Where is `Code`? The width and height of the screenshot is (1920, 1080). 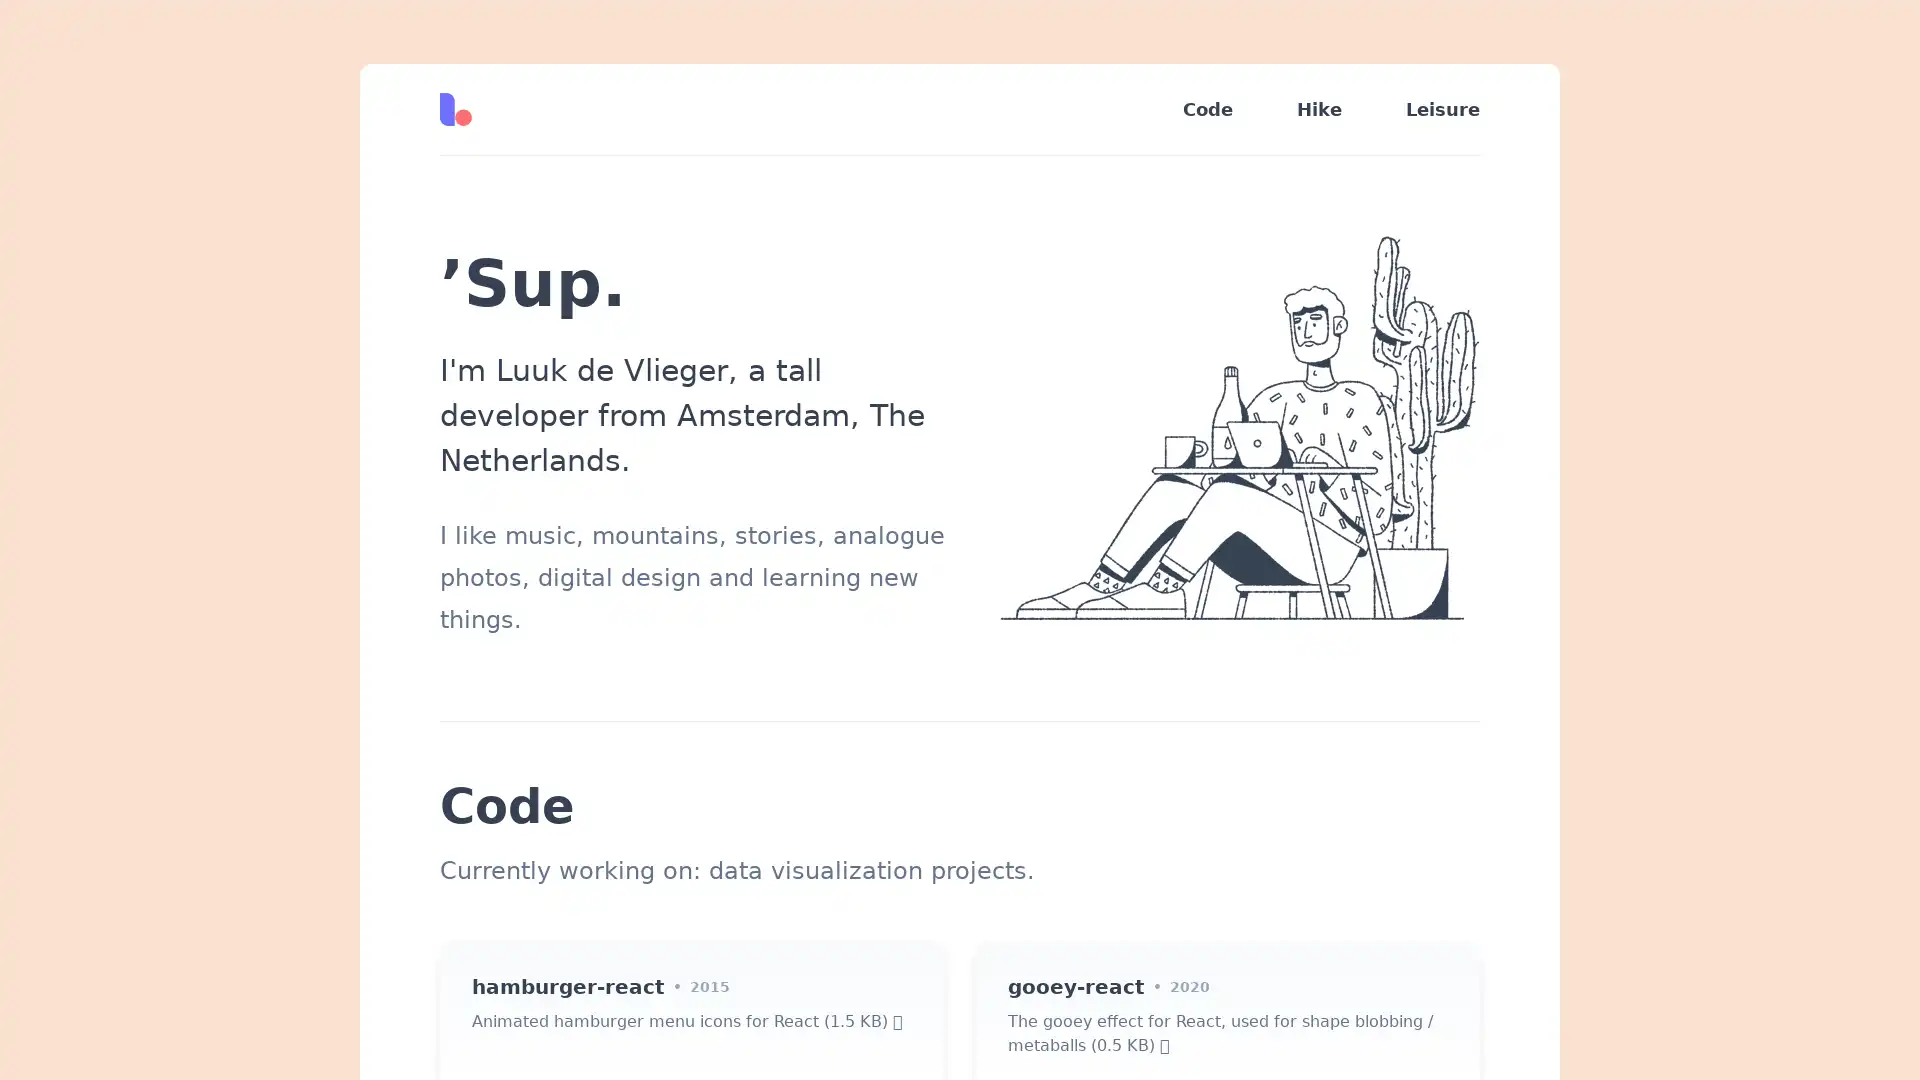
Code is located at coordinates (1207, 109).